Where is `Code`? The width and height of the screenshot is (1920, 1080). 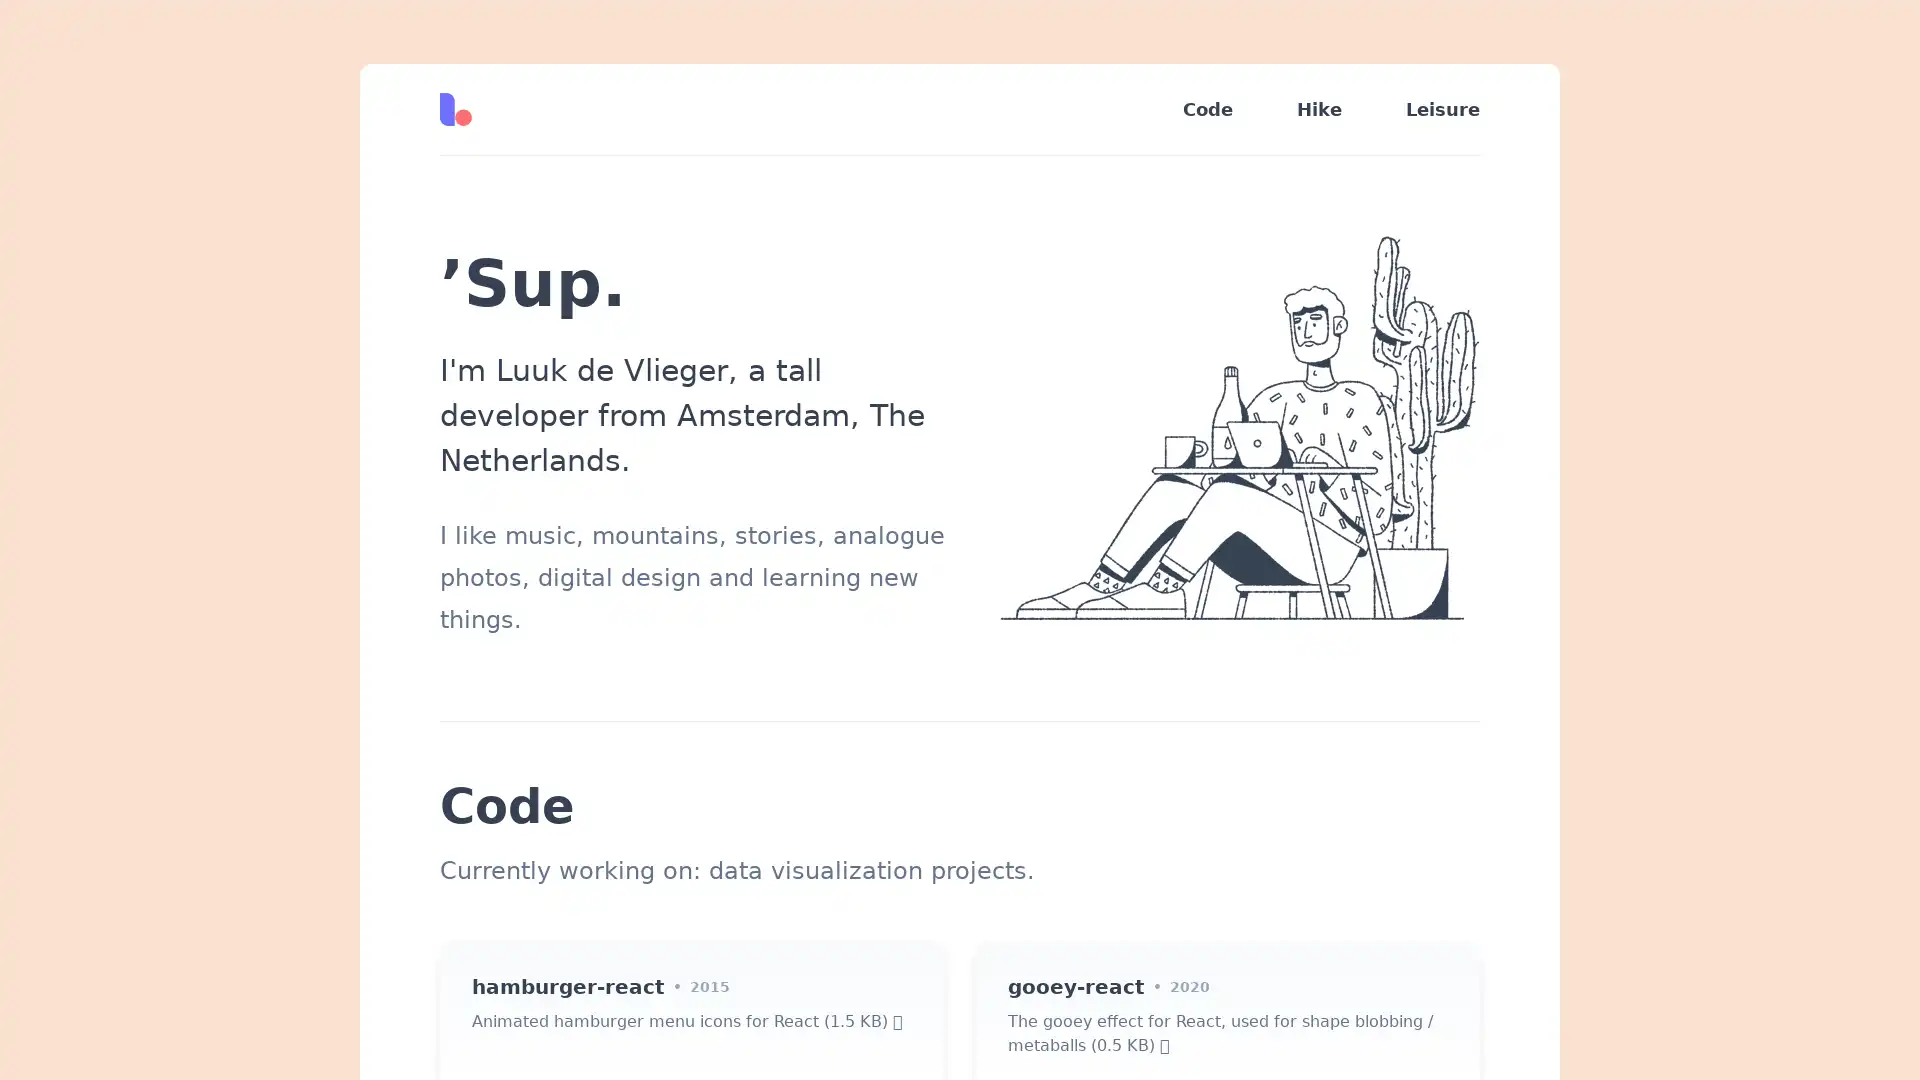
Code is located at coordinates (1207, 109).